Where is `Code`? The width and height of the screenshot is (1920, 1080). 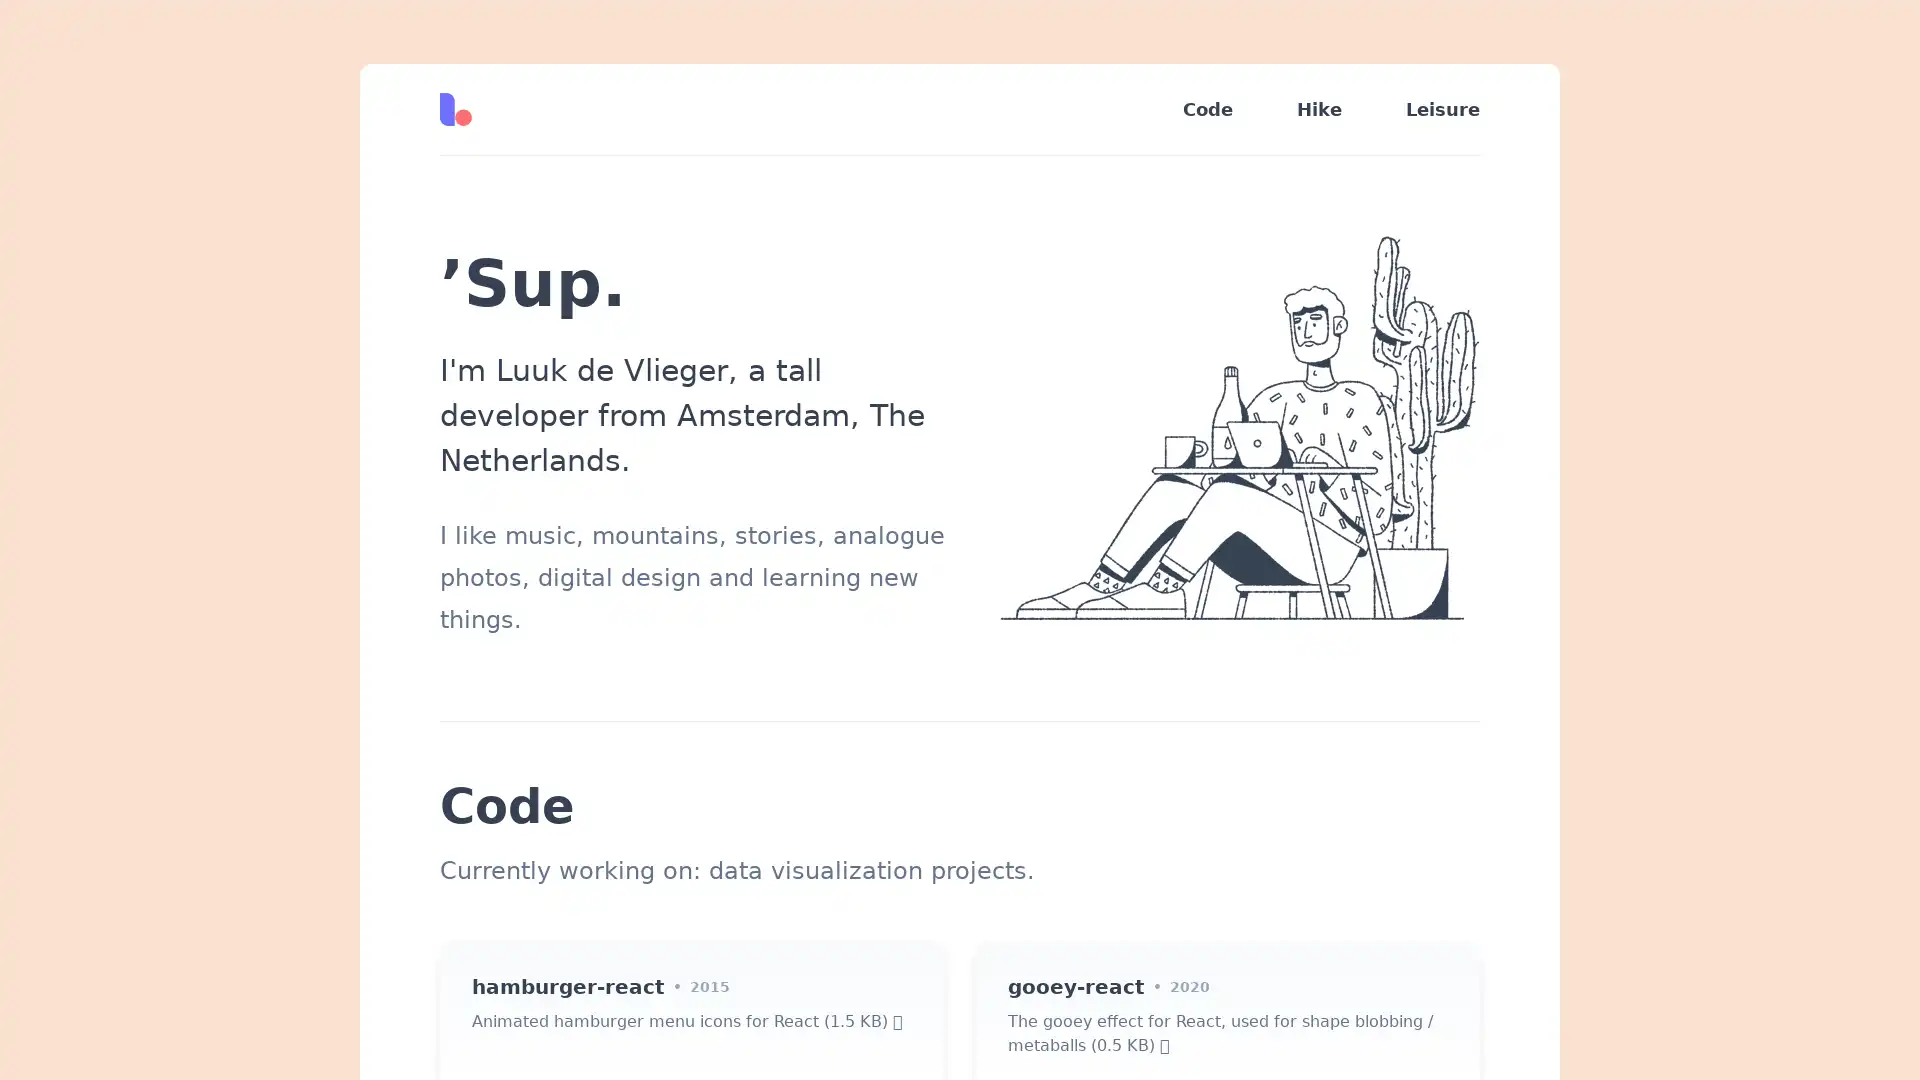
Code is located at coordinates (1207, 109).